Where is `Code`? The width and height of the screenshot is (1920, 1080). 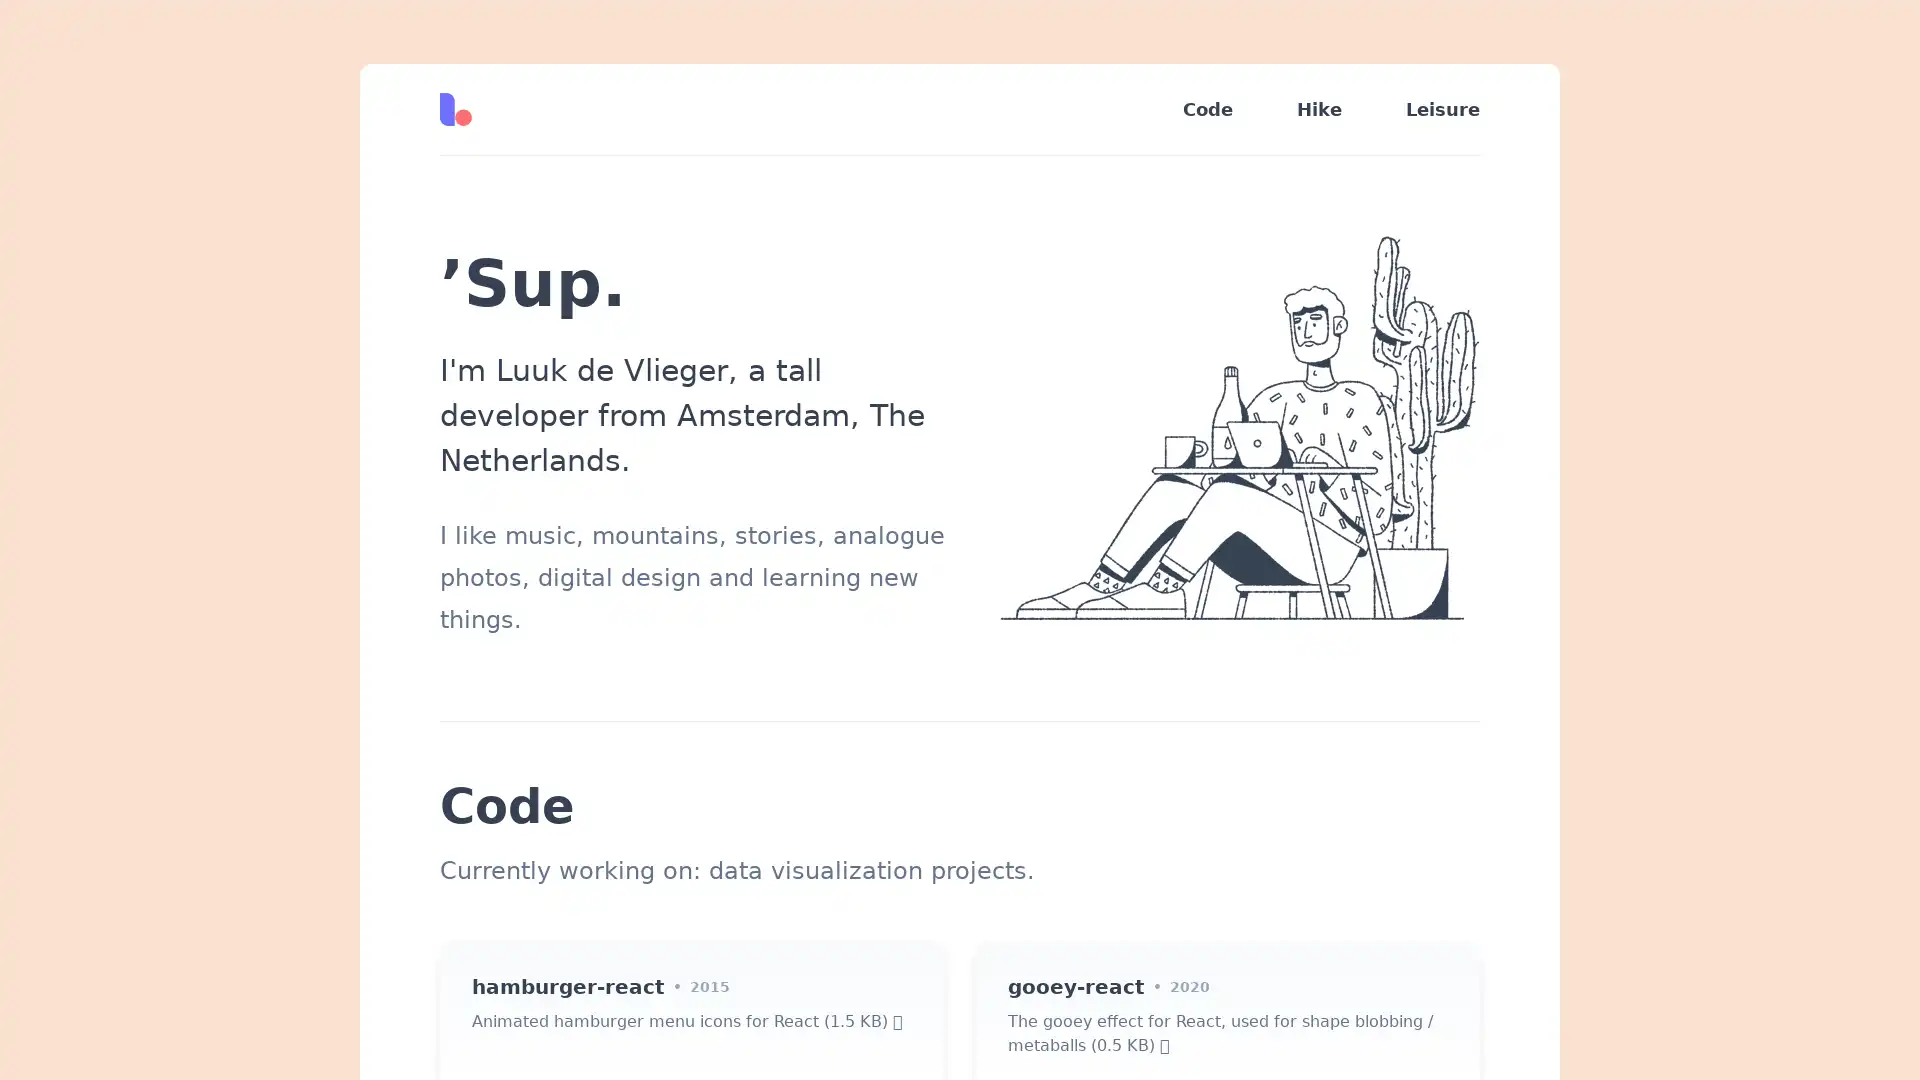
Code is located at coordinates (1207, 109).